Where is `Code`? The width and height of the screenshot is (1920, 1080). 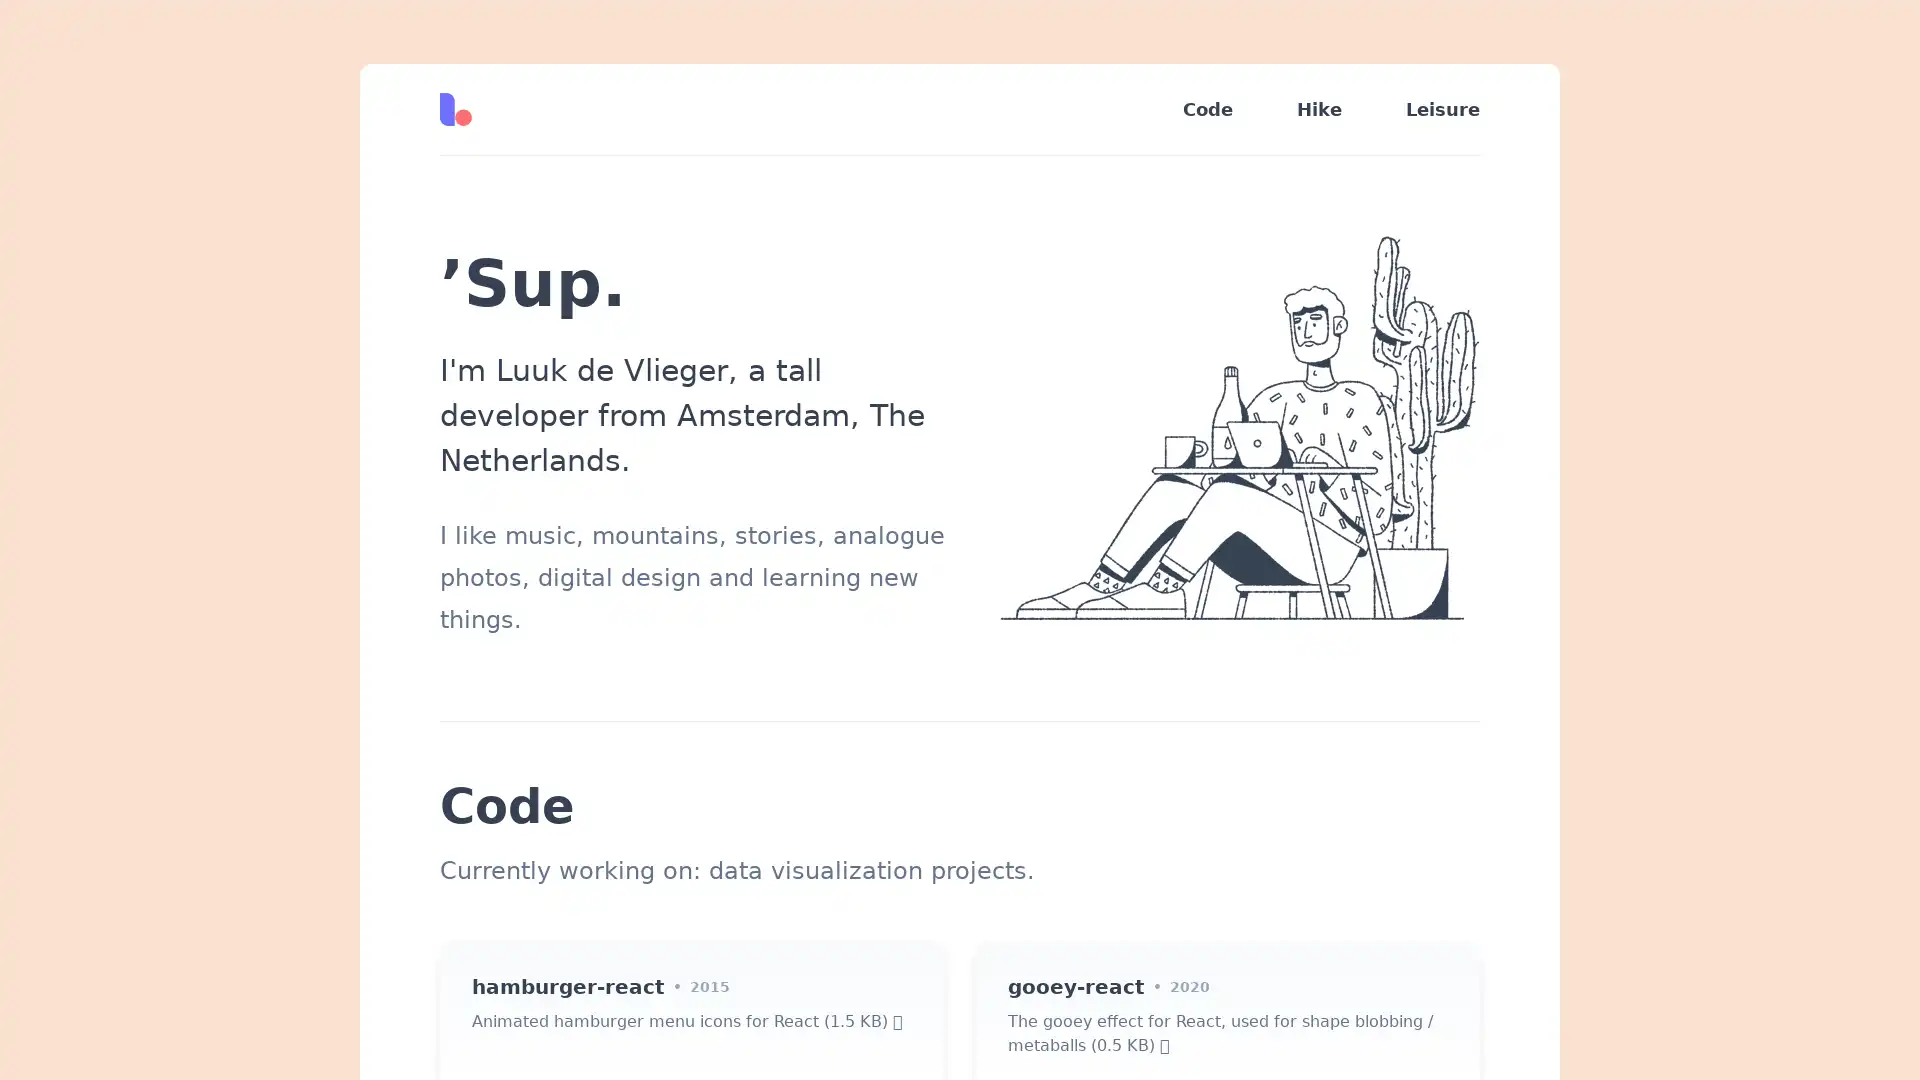
Code is located at coordinates (1207, 109).